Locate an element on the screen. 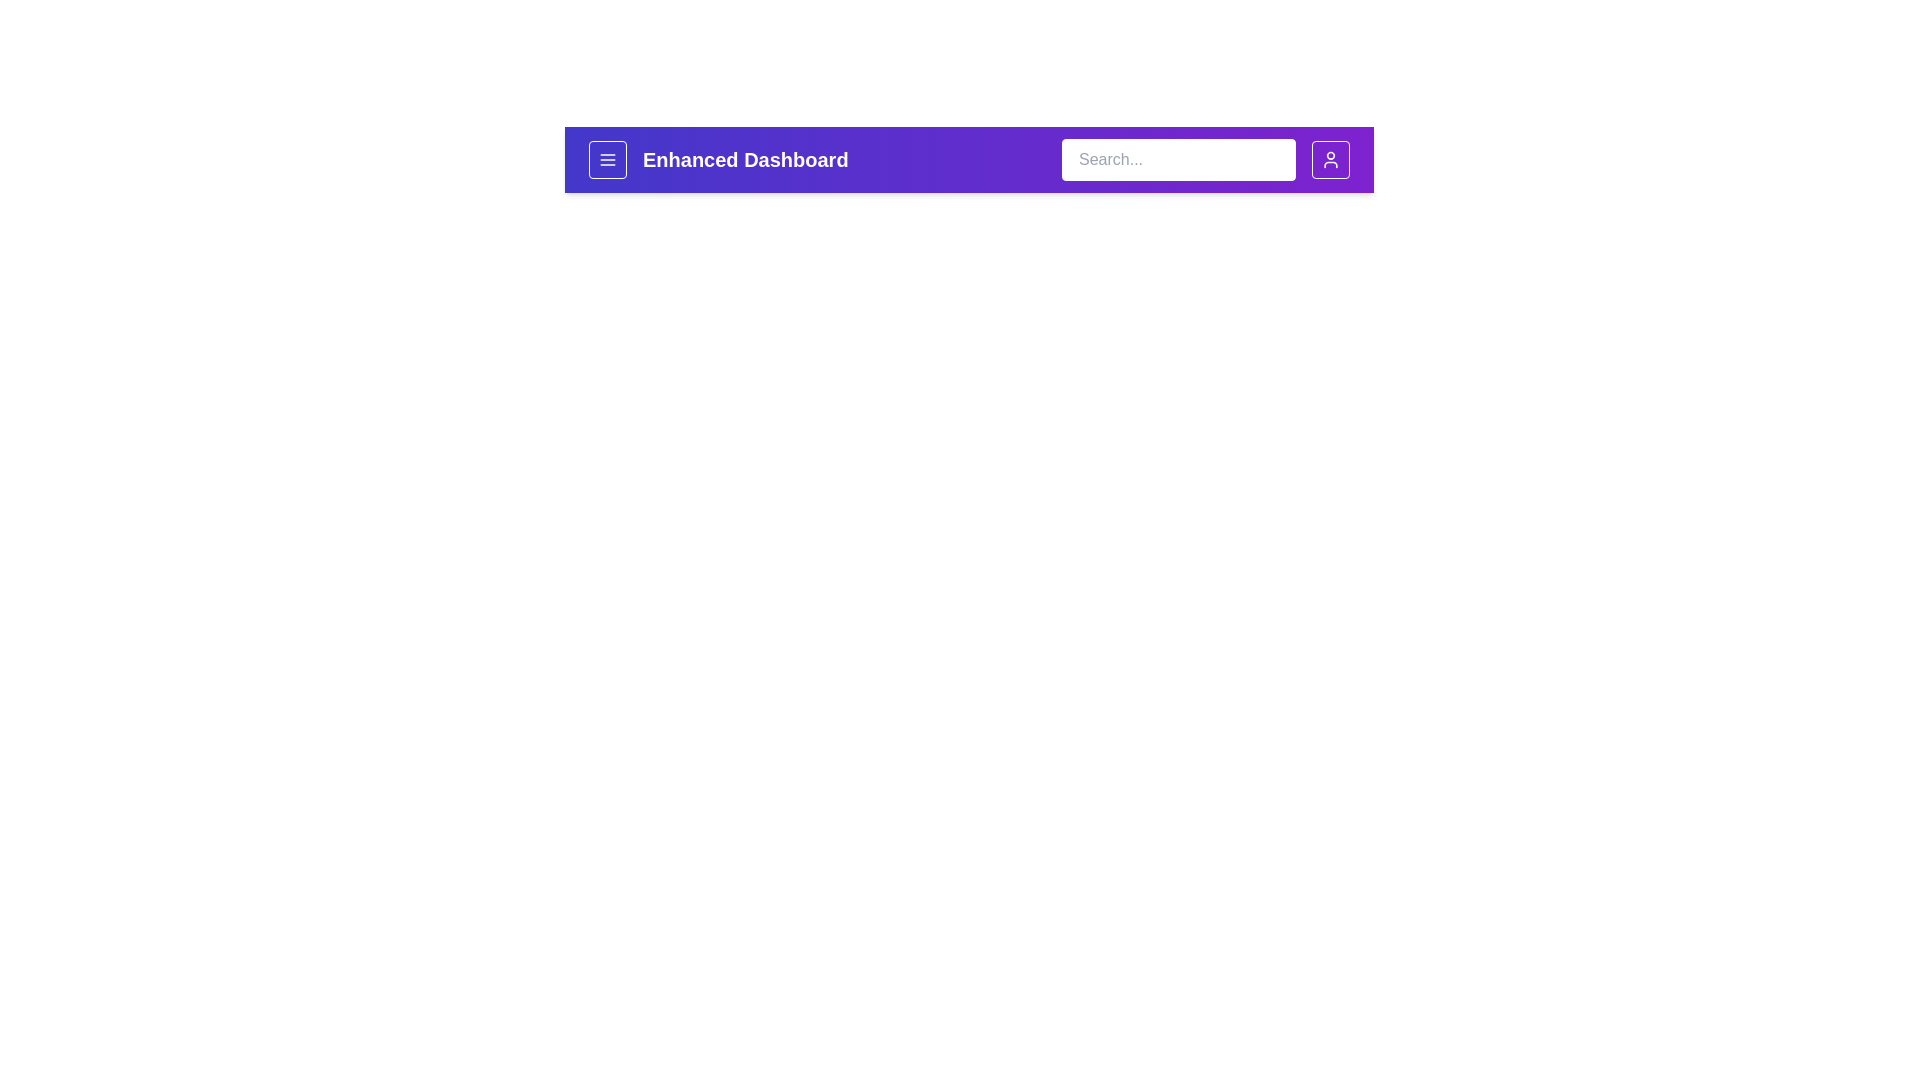  the user profile button is located at coordinates (1330, 158).